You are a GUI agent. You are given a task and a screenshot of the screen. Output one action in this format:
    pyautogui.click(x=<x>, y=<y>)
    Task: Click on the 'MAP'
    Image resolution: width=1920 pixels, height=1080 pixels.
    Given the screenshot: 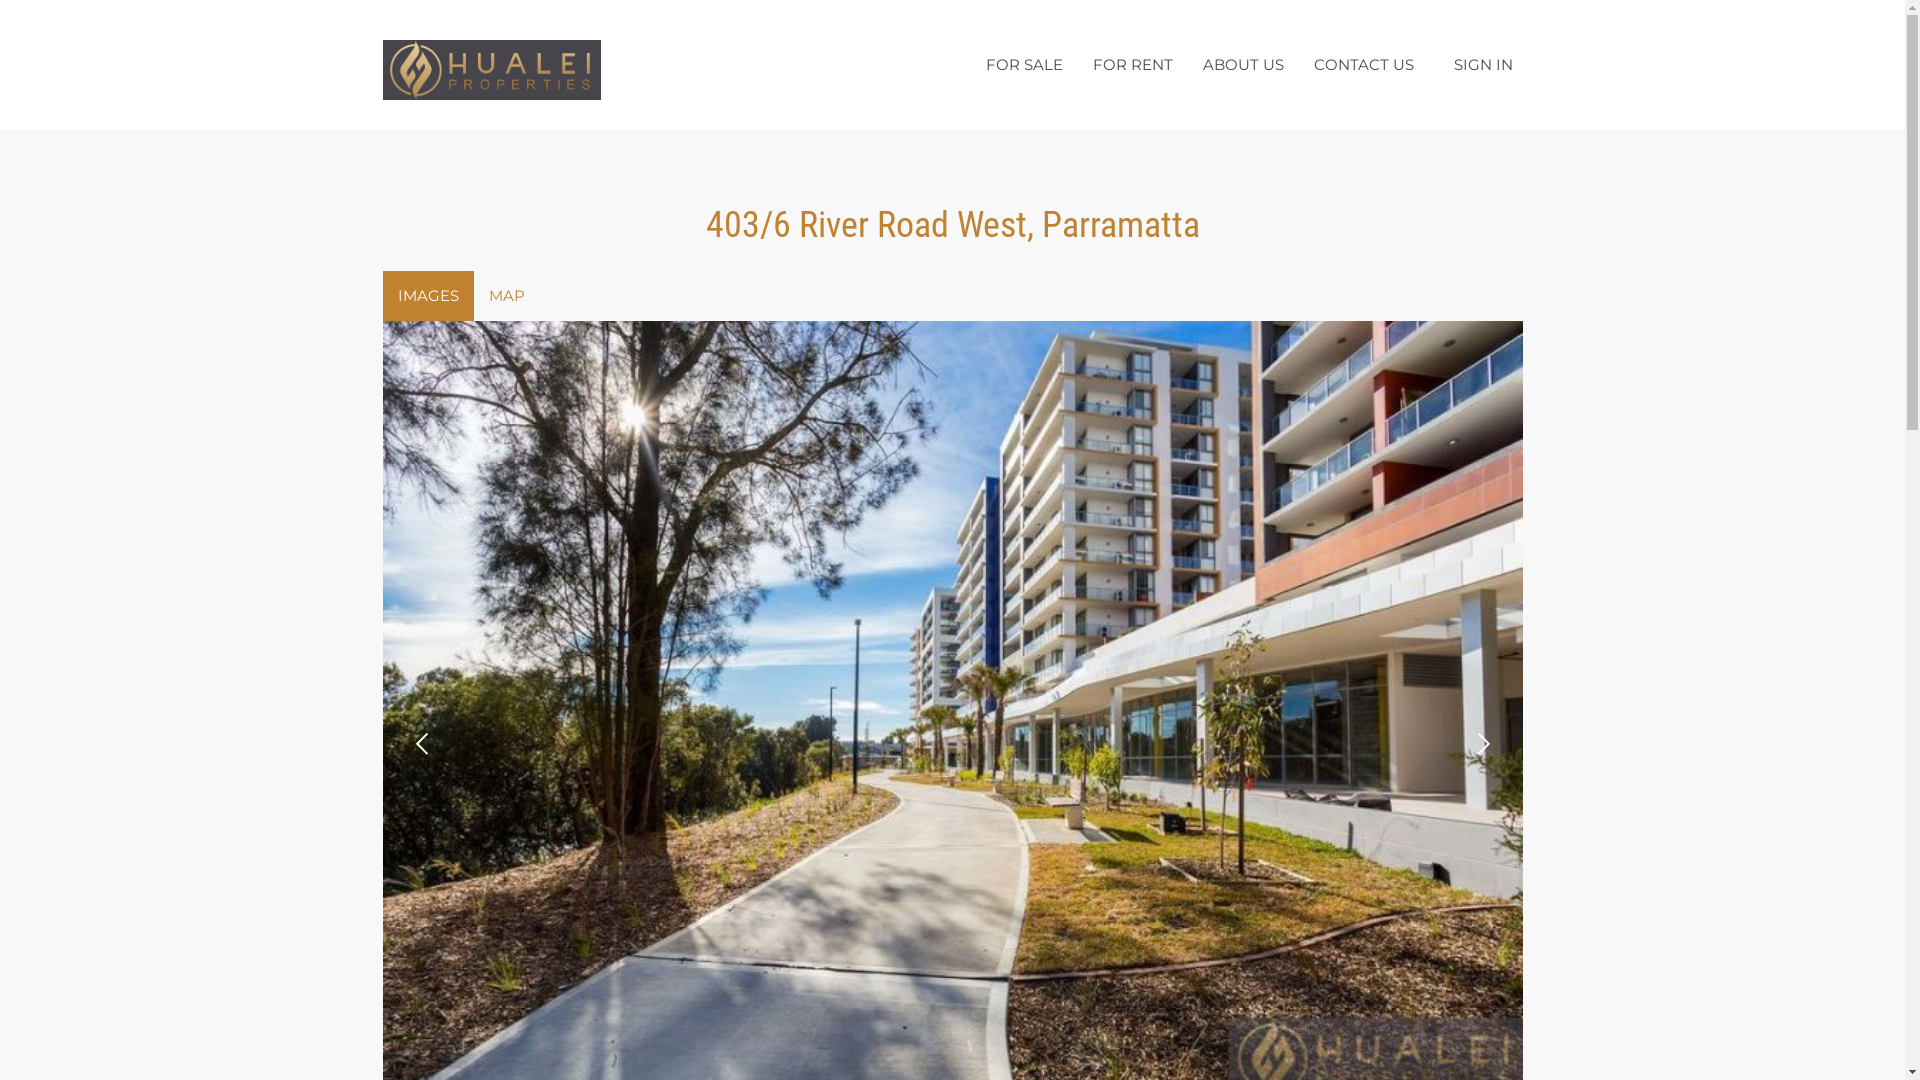 What is the action you would take?
    pyautogui.click(x=507, y=296)
    